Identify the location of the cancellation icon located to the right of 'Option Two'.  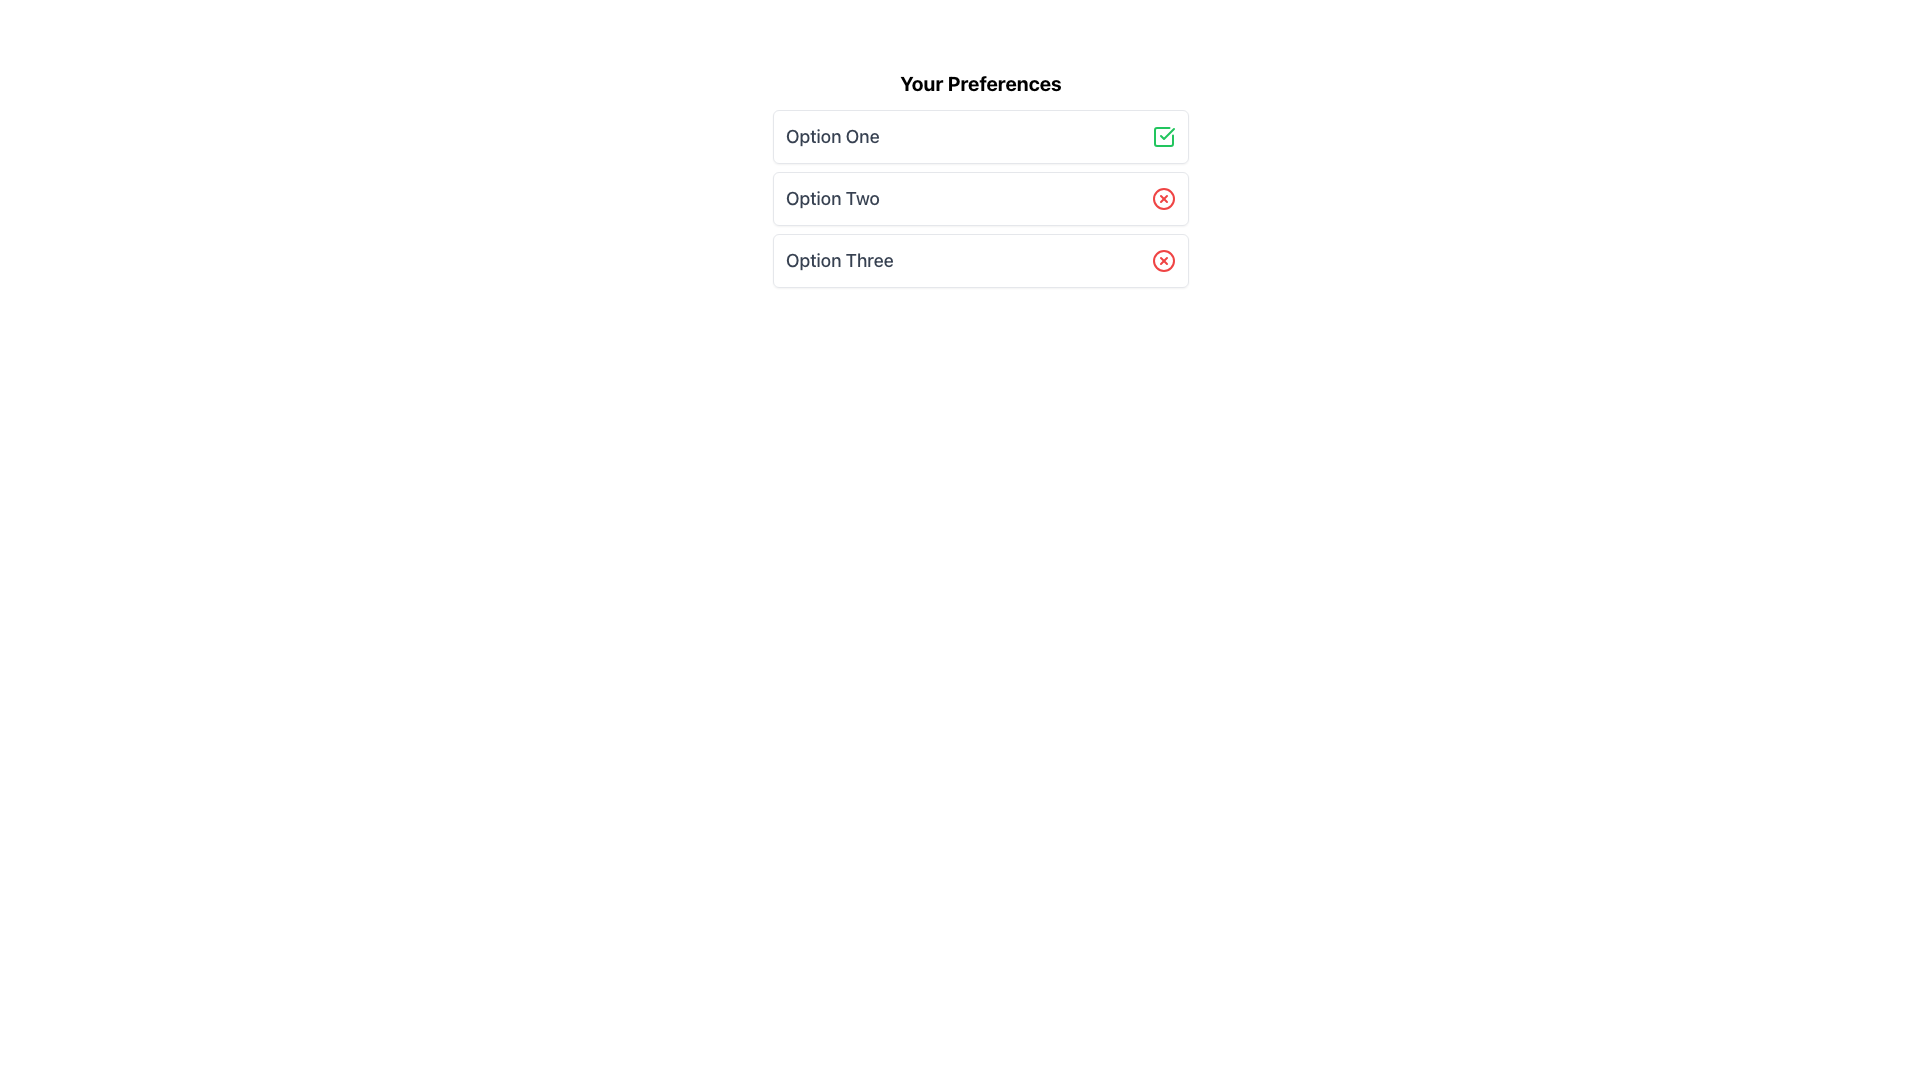
(1163, 199).